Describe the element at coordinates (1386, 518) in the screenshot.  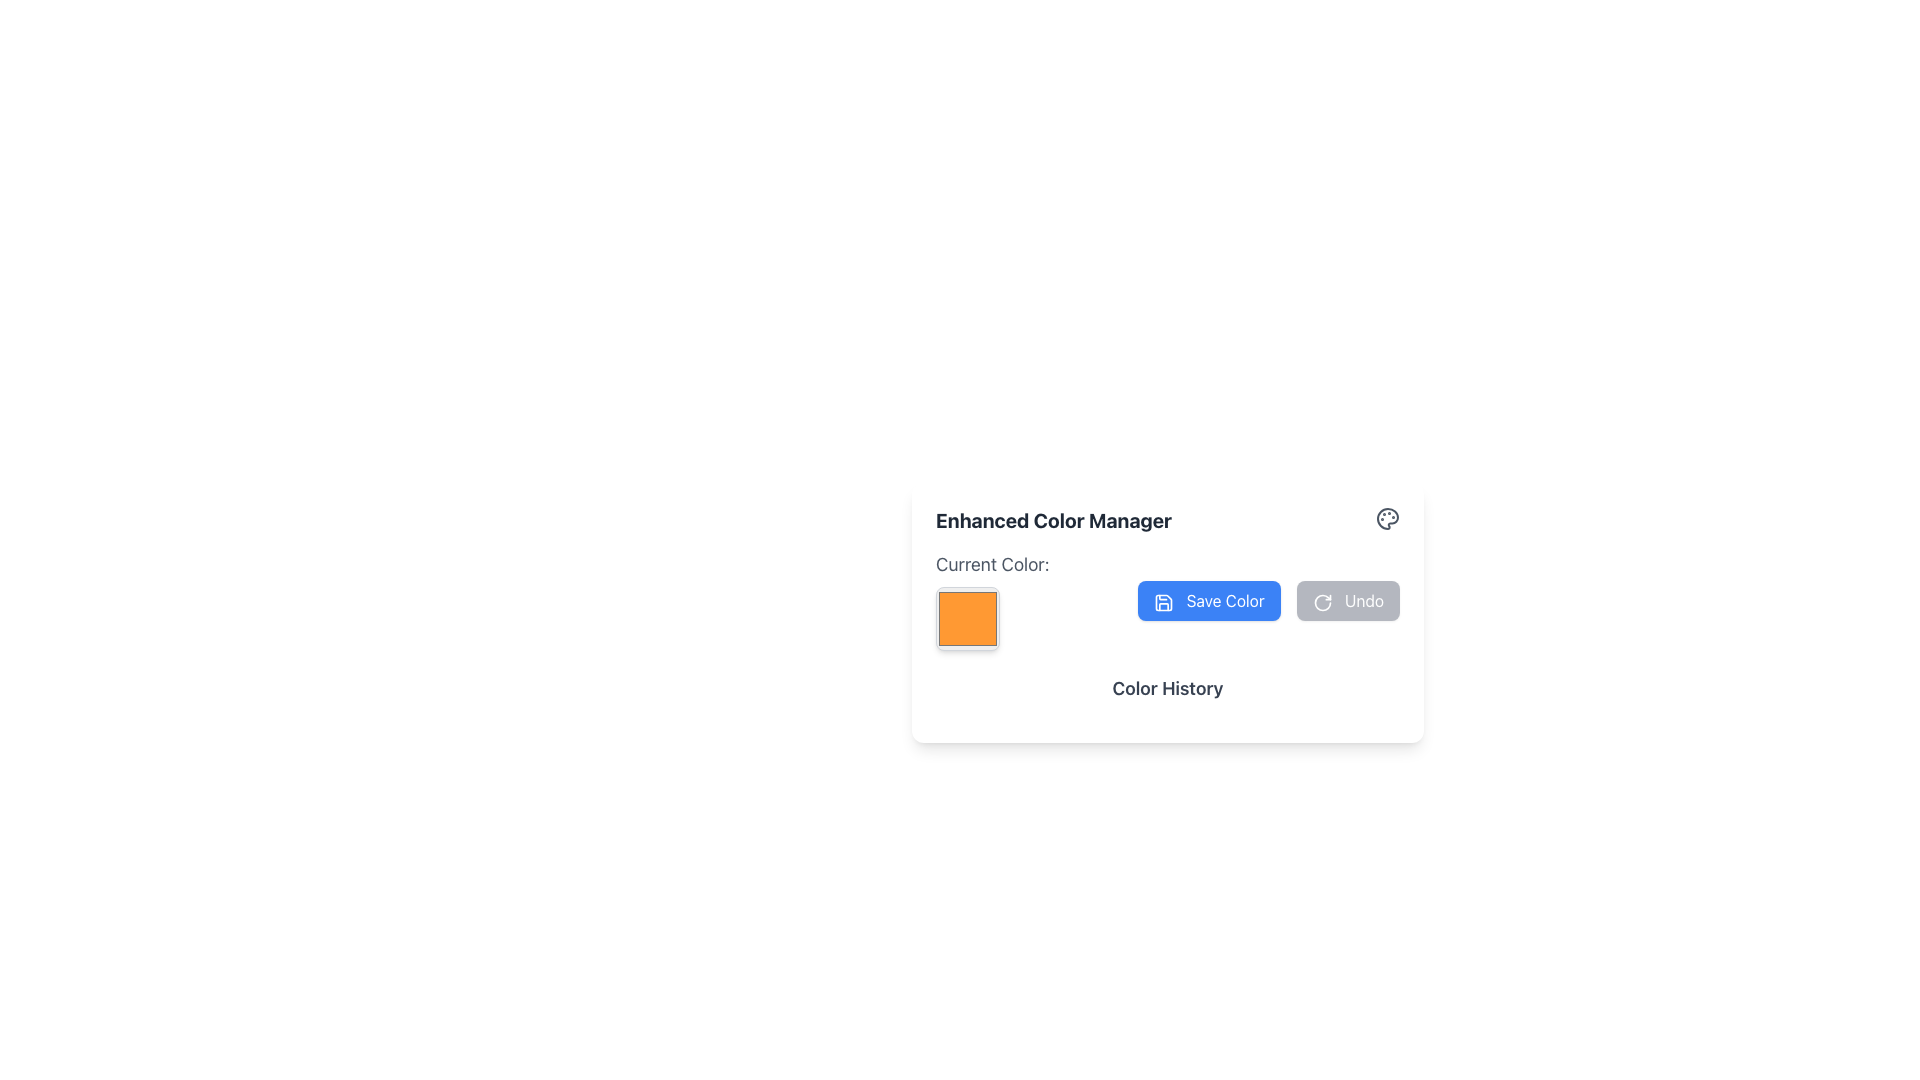
I see `the decorative icon representing color-related functionality, located at the top-right corner of the 'Enhanced Color Manager' header` at that location.